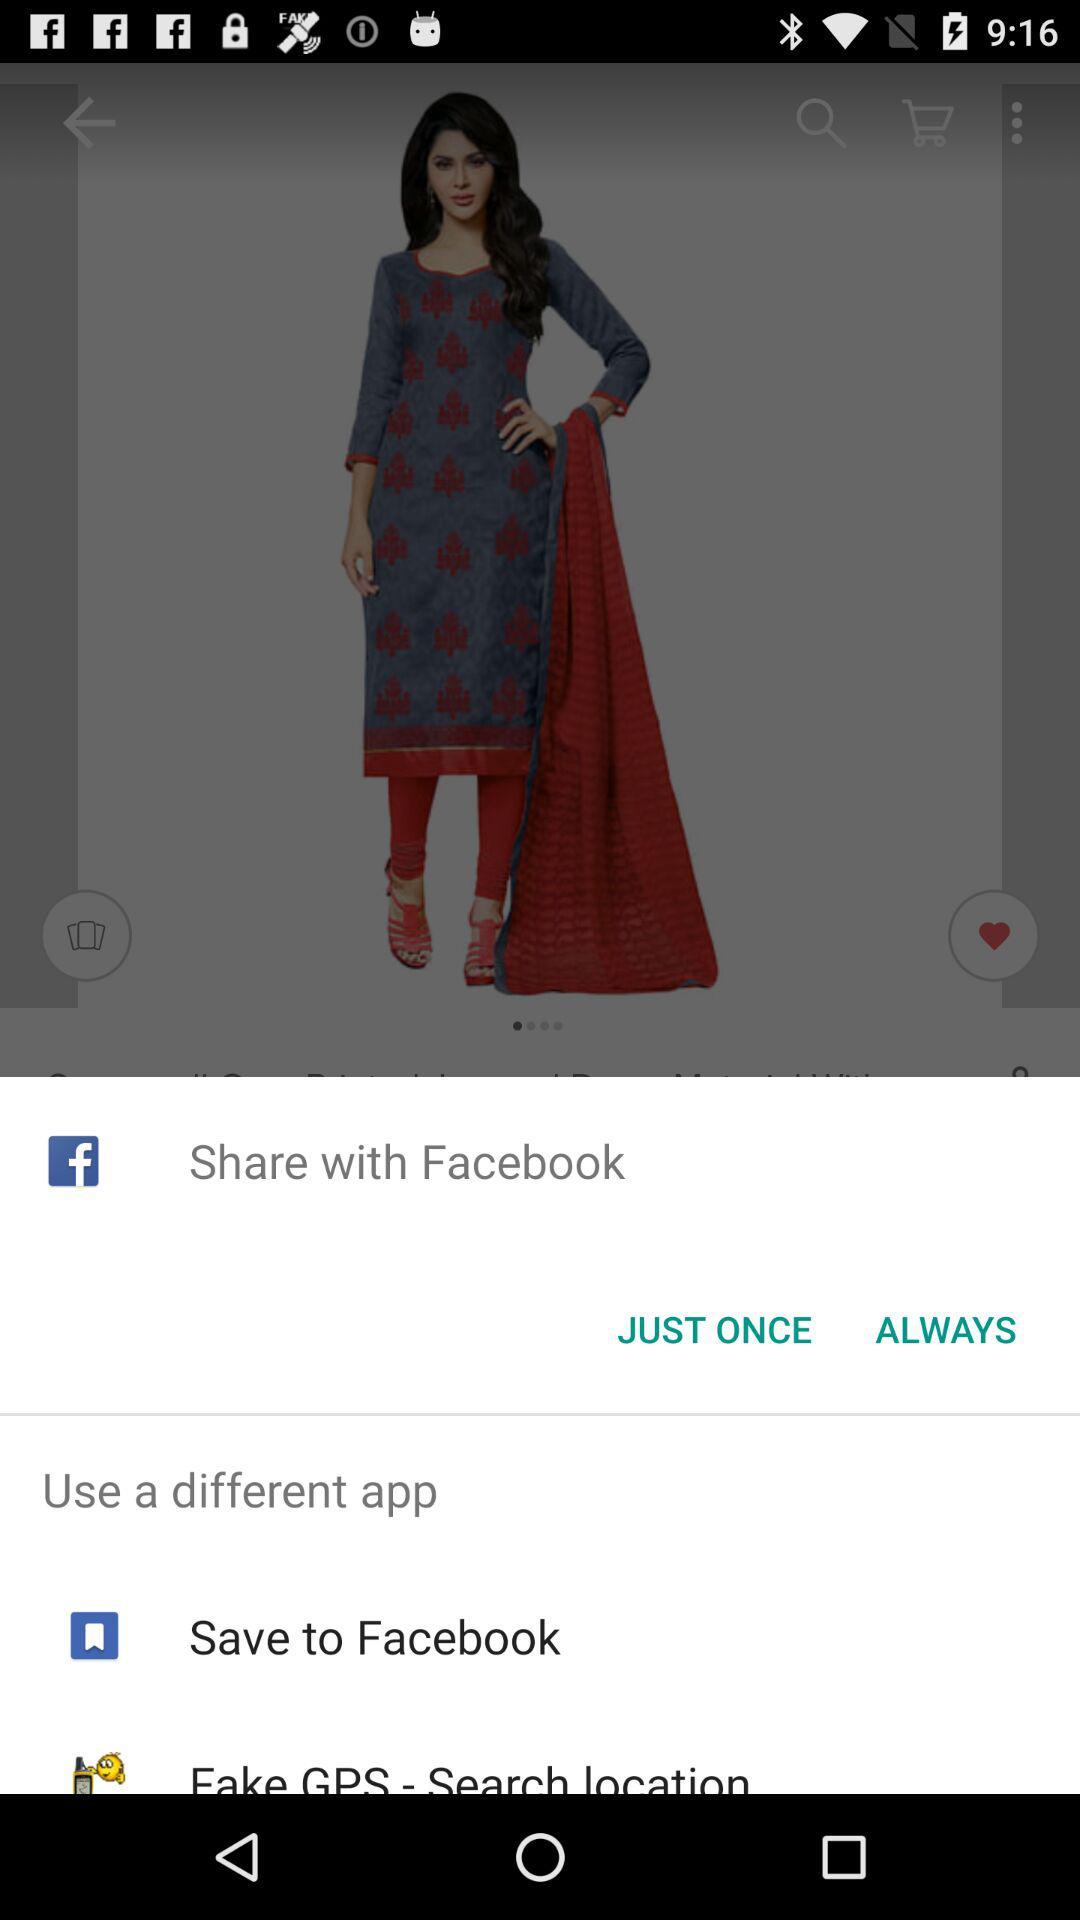 The width and height of the screenshot is (1080, 1920). I want to click on icon above fake gps search, so click(374, 1636).